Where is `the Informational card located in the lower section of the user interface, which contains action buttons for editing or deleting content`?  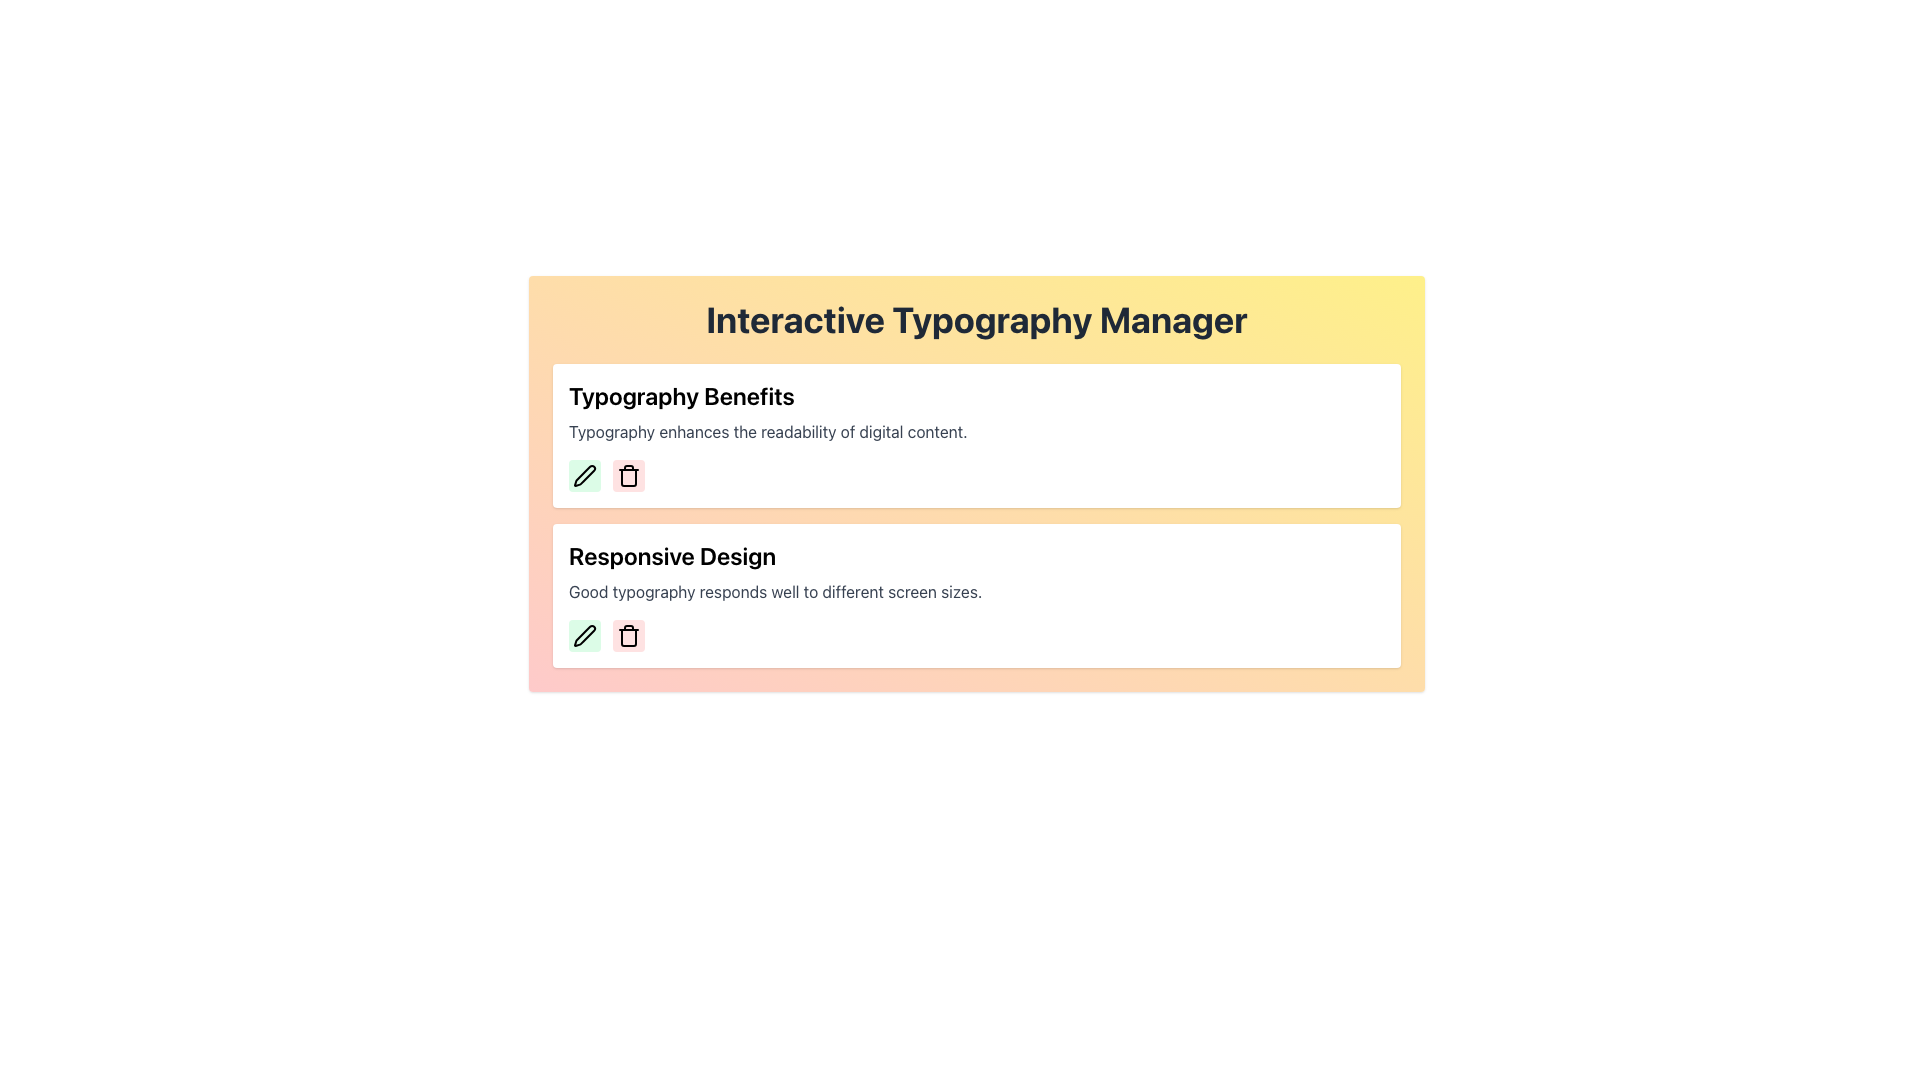
the Informational card located in the lower section of the user interface, which contains action buttons for editing or deleting content is located at coordinates (977, 595).